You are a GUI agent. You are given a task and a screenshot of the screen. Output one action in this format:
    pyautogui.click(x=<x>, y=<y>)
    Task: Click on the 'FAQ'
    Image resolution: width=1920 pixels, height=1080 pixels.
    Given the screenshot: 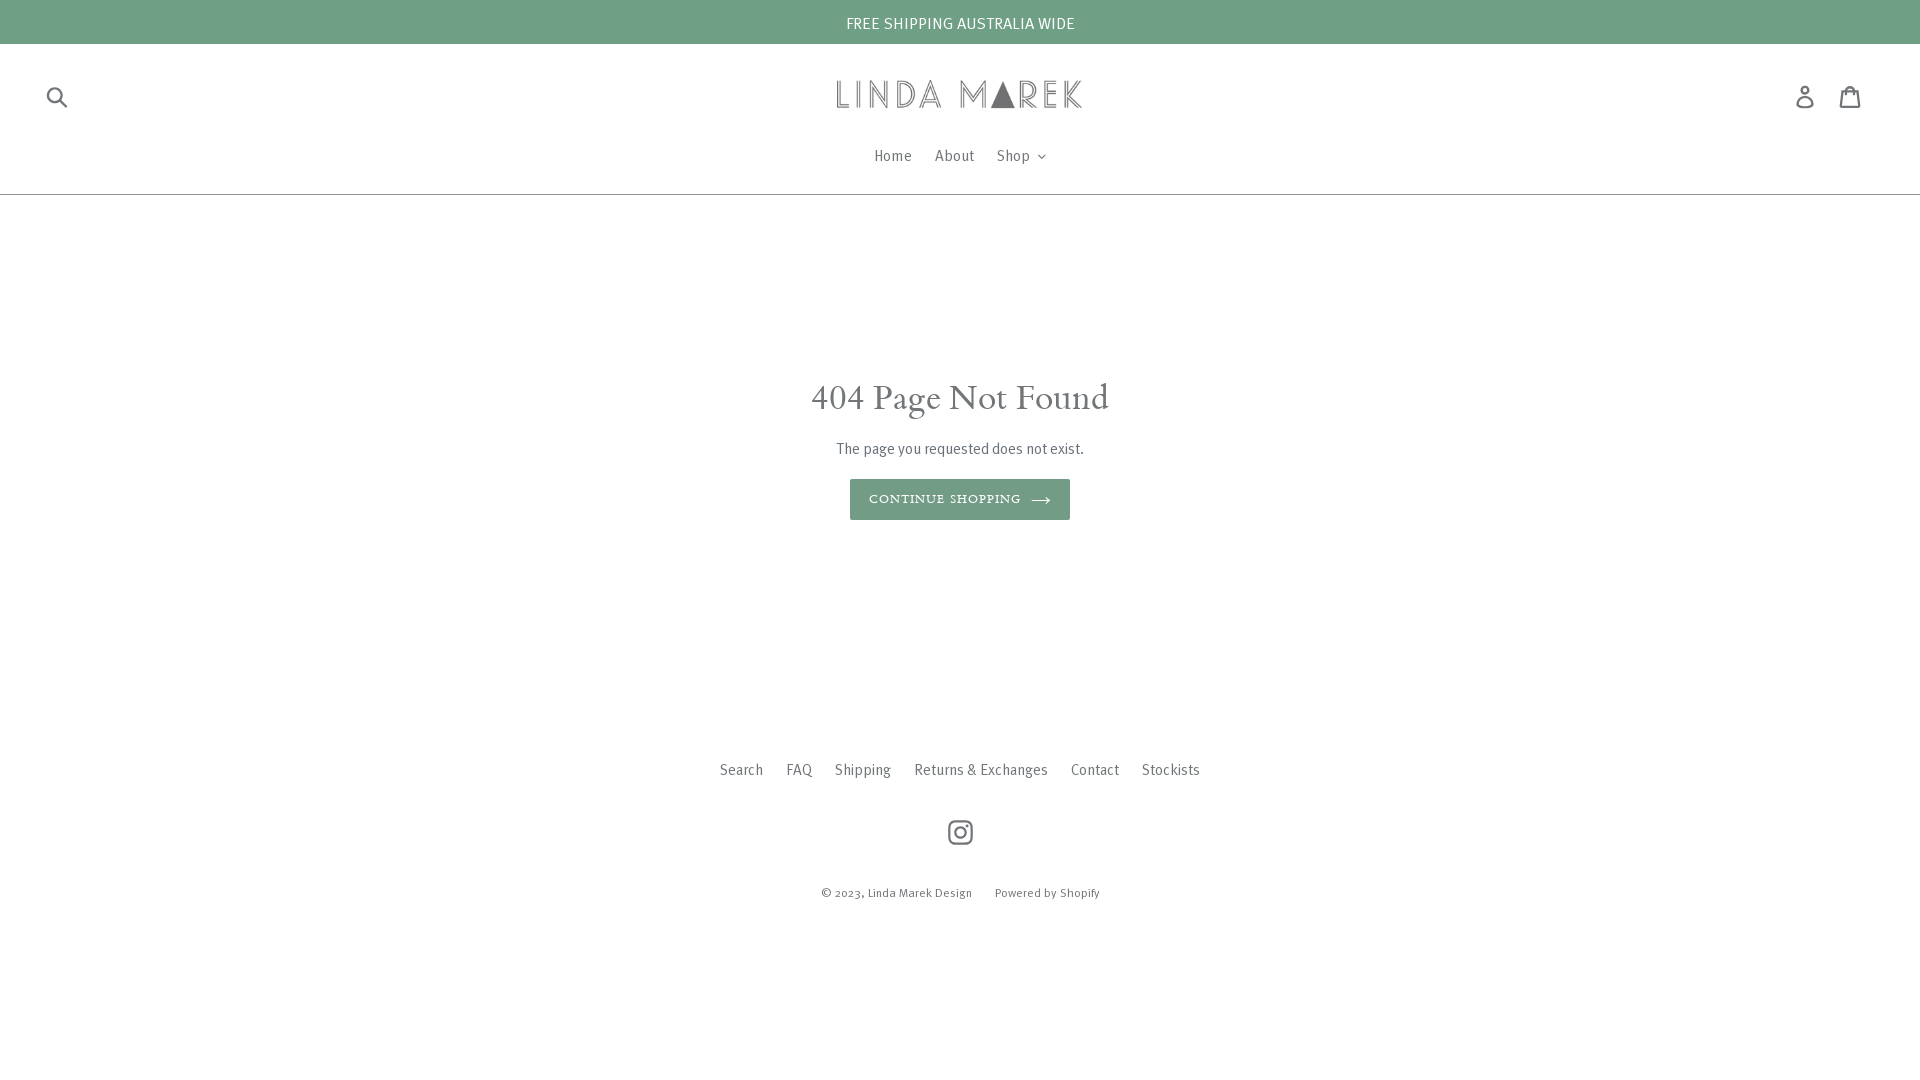 What is the action you would take?
    pyautogui.click(x=797, y=767)
    